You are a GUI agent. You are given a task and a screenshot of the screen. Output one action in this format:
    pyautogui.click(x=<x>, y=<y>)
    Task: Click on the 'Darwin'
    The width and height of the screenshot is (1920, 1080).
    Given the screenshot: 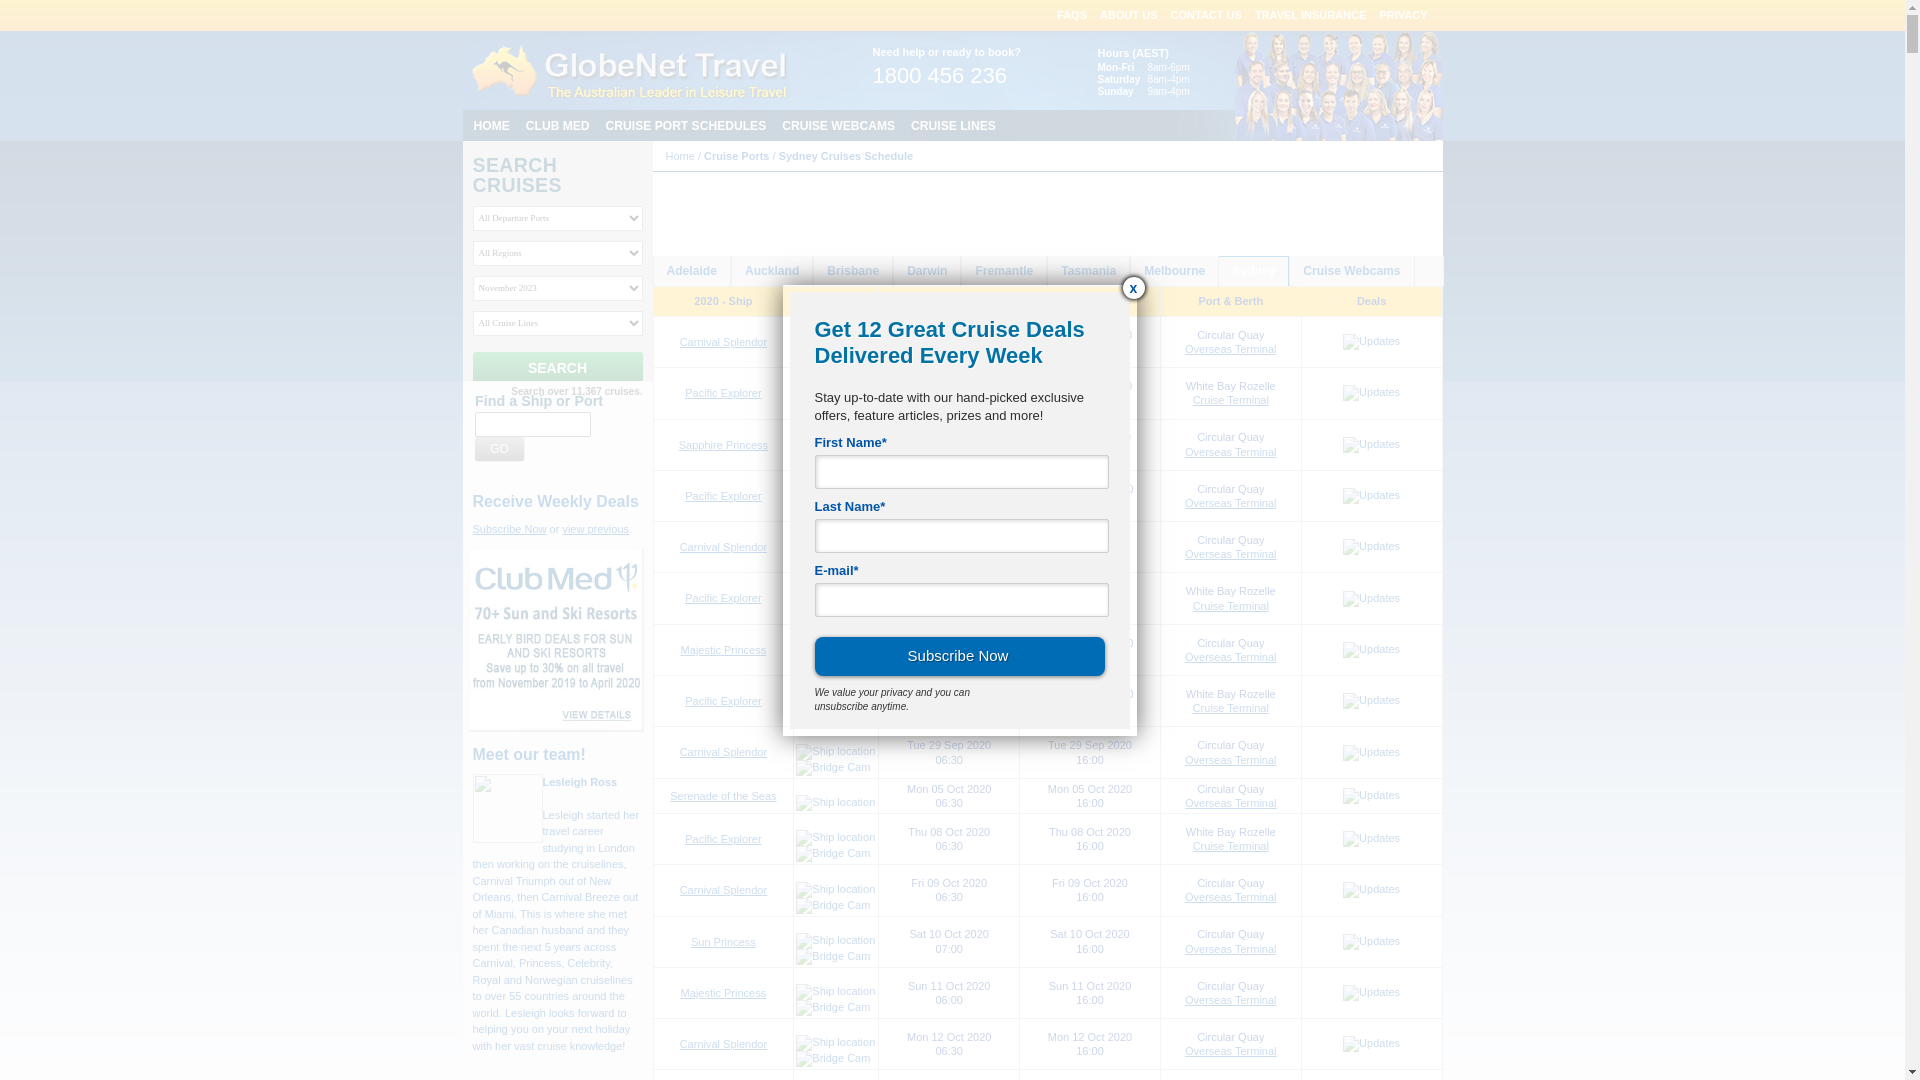 What is the action you would take?
    pyautogui.click(x=892, y=271)
    